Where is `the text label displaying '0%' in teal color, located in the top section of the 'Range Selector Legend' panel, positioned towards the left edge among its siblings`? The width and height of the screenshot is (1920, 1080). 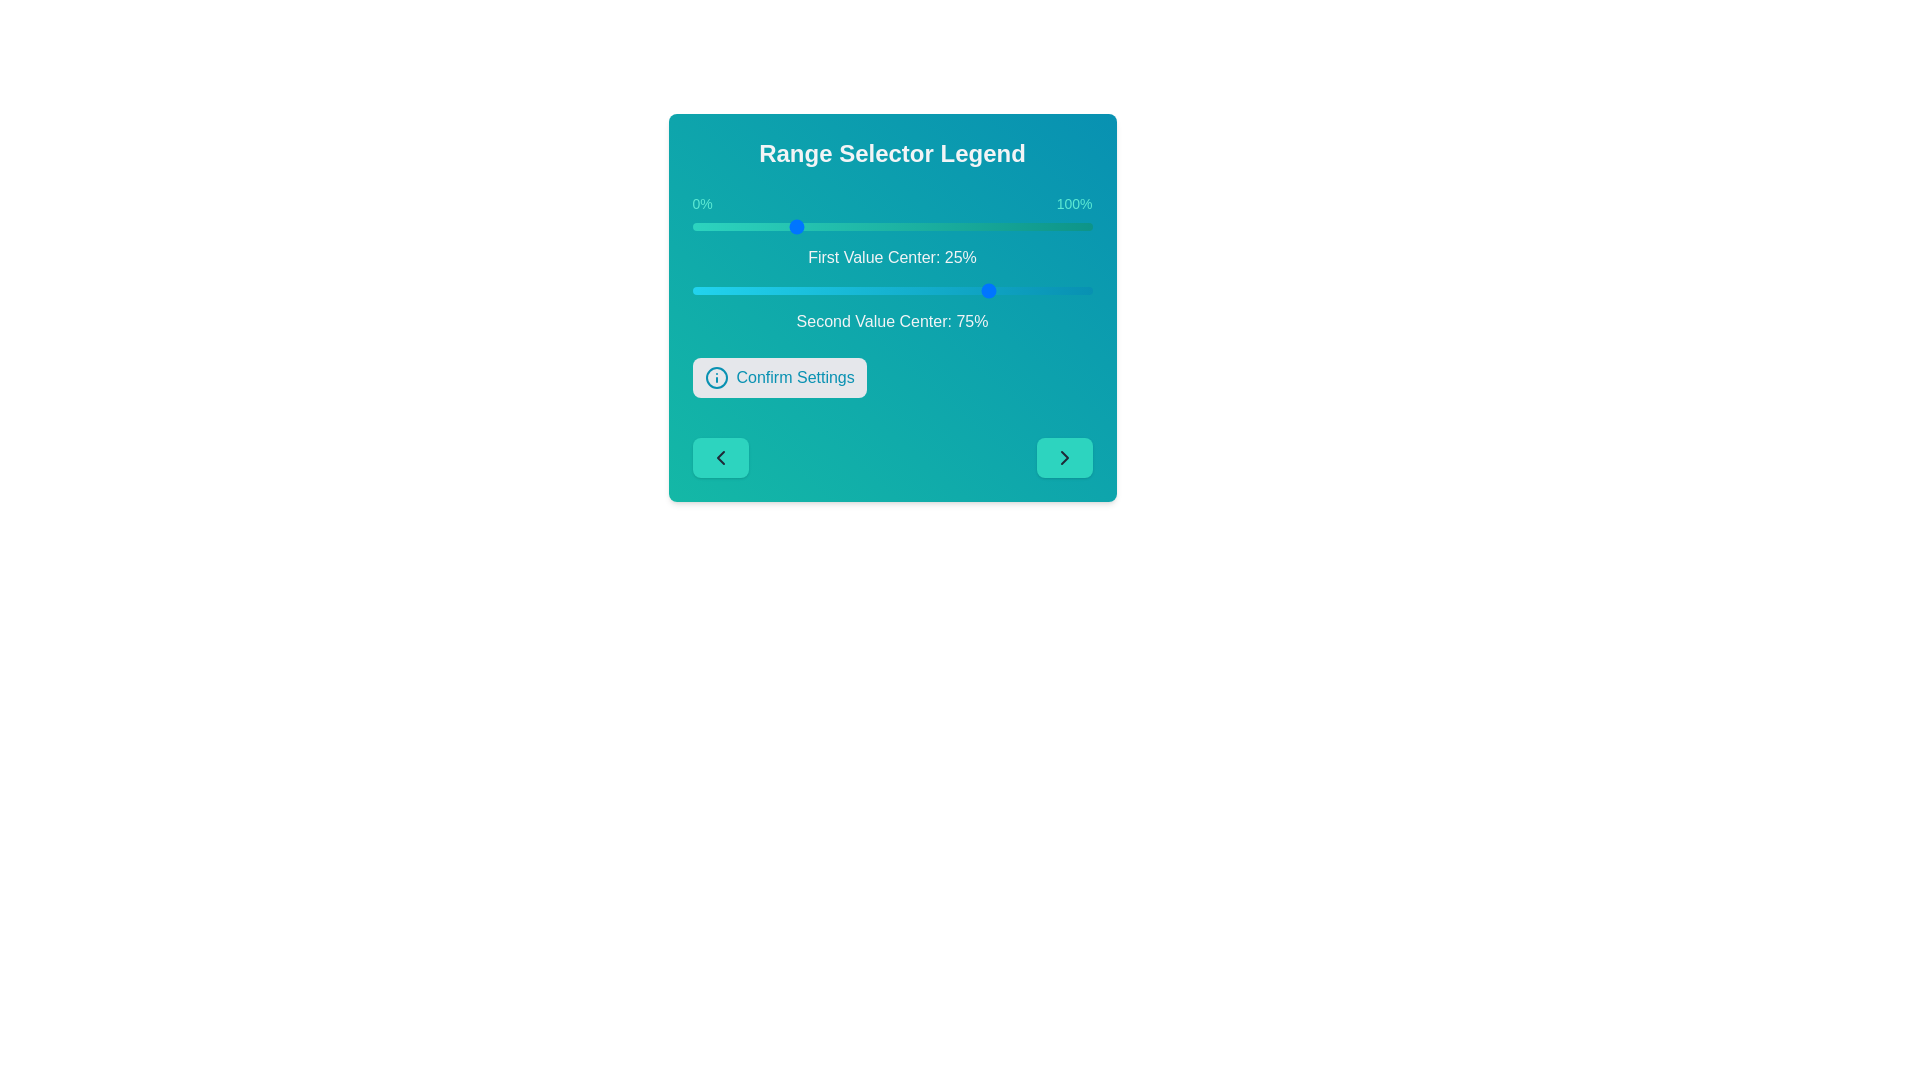
the text label displaying '0%' in teal color, located in the top section of the 'Range Selector Legend' panel, positioned towards the left edge among its siblings is located at coordinates (702, 204).